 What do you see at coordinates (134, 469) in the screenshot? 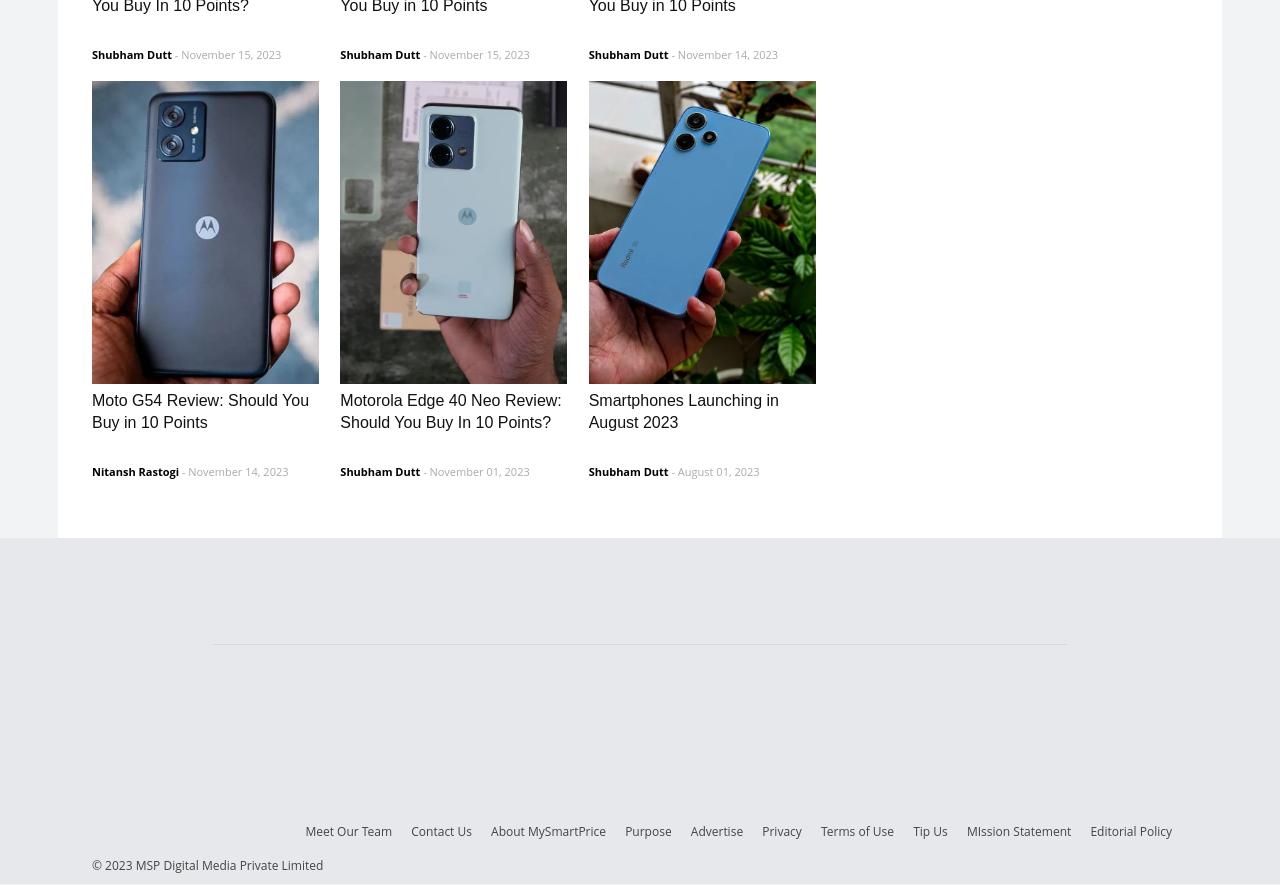
I see `'Nitansh Rastogi'` at bounding box center [134, 469].